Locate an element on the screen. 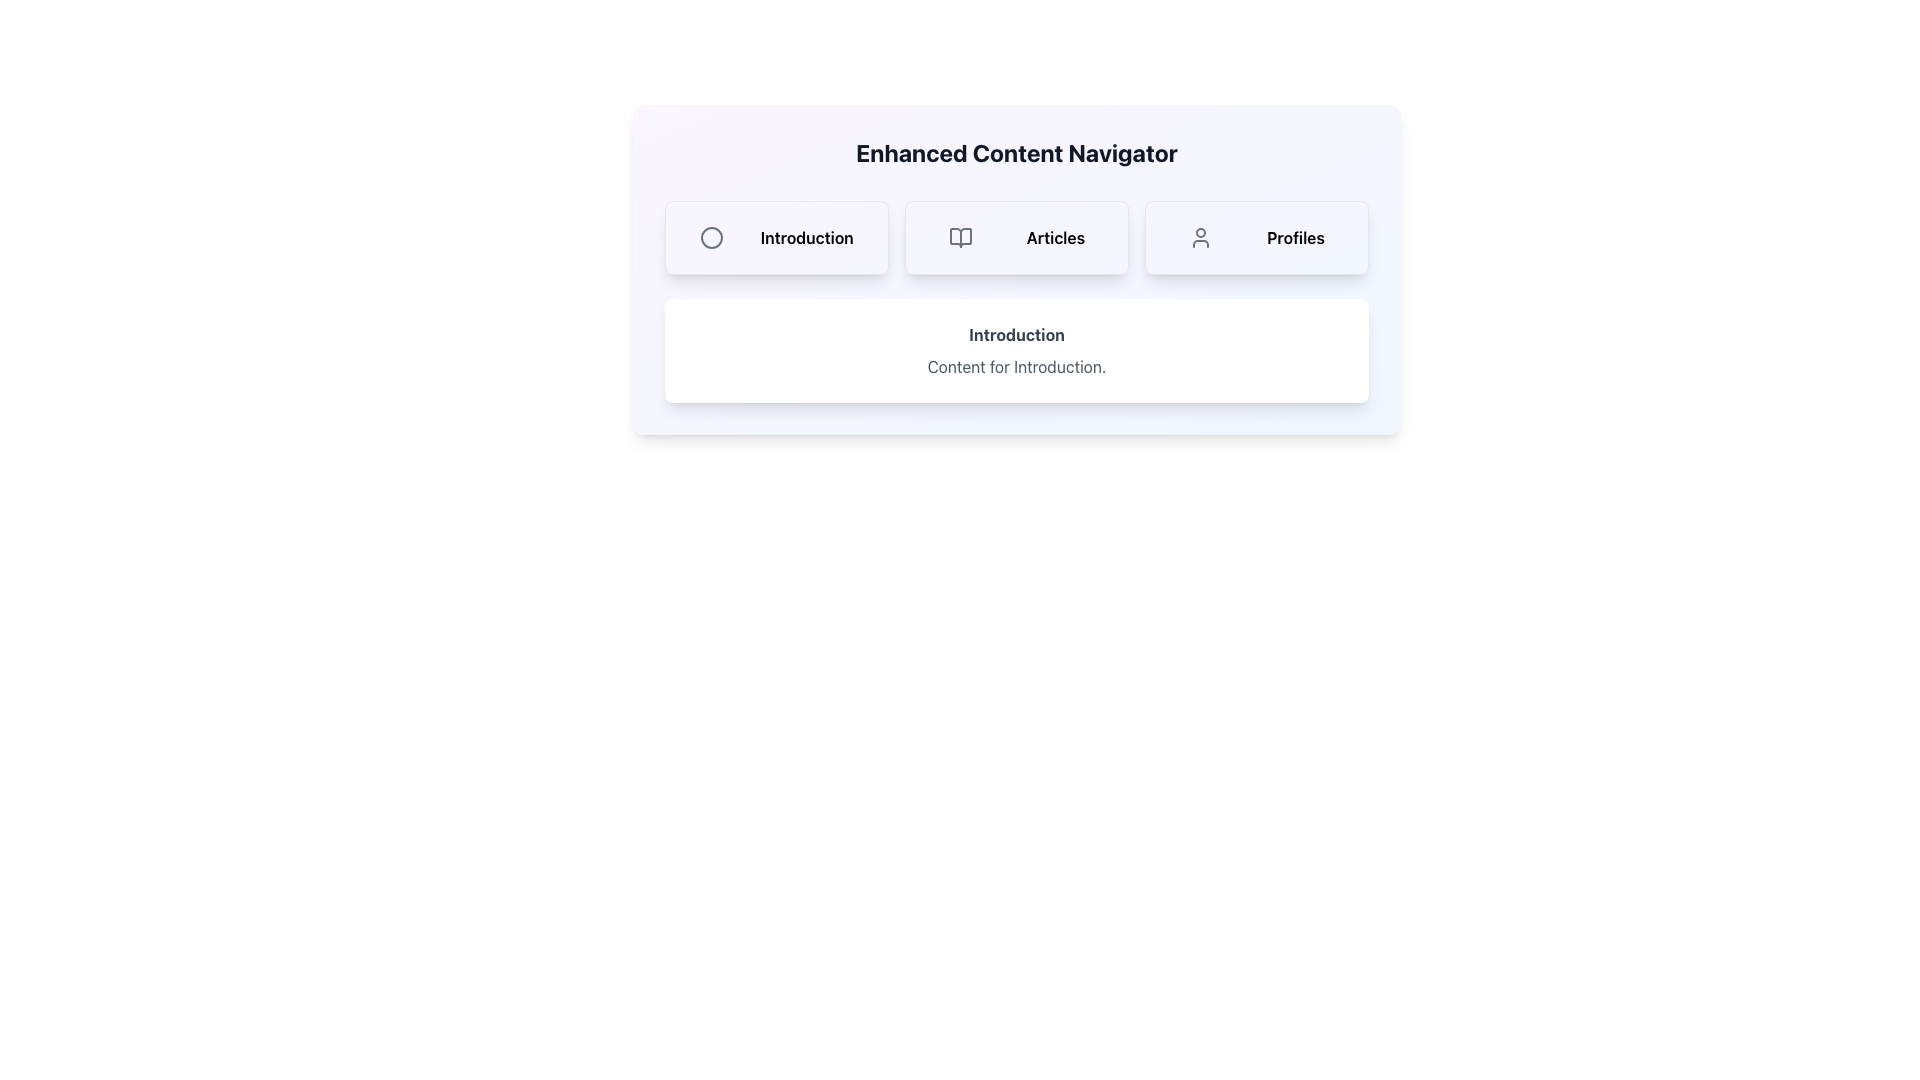  the circular graphic element within the 'Introduction' navigation tab located at the top-left segment of the interface is located at coordinates (712, 237).